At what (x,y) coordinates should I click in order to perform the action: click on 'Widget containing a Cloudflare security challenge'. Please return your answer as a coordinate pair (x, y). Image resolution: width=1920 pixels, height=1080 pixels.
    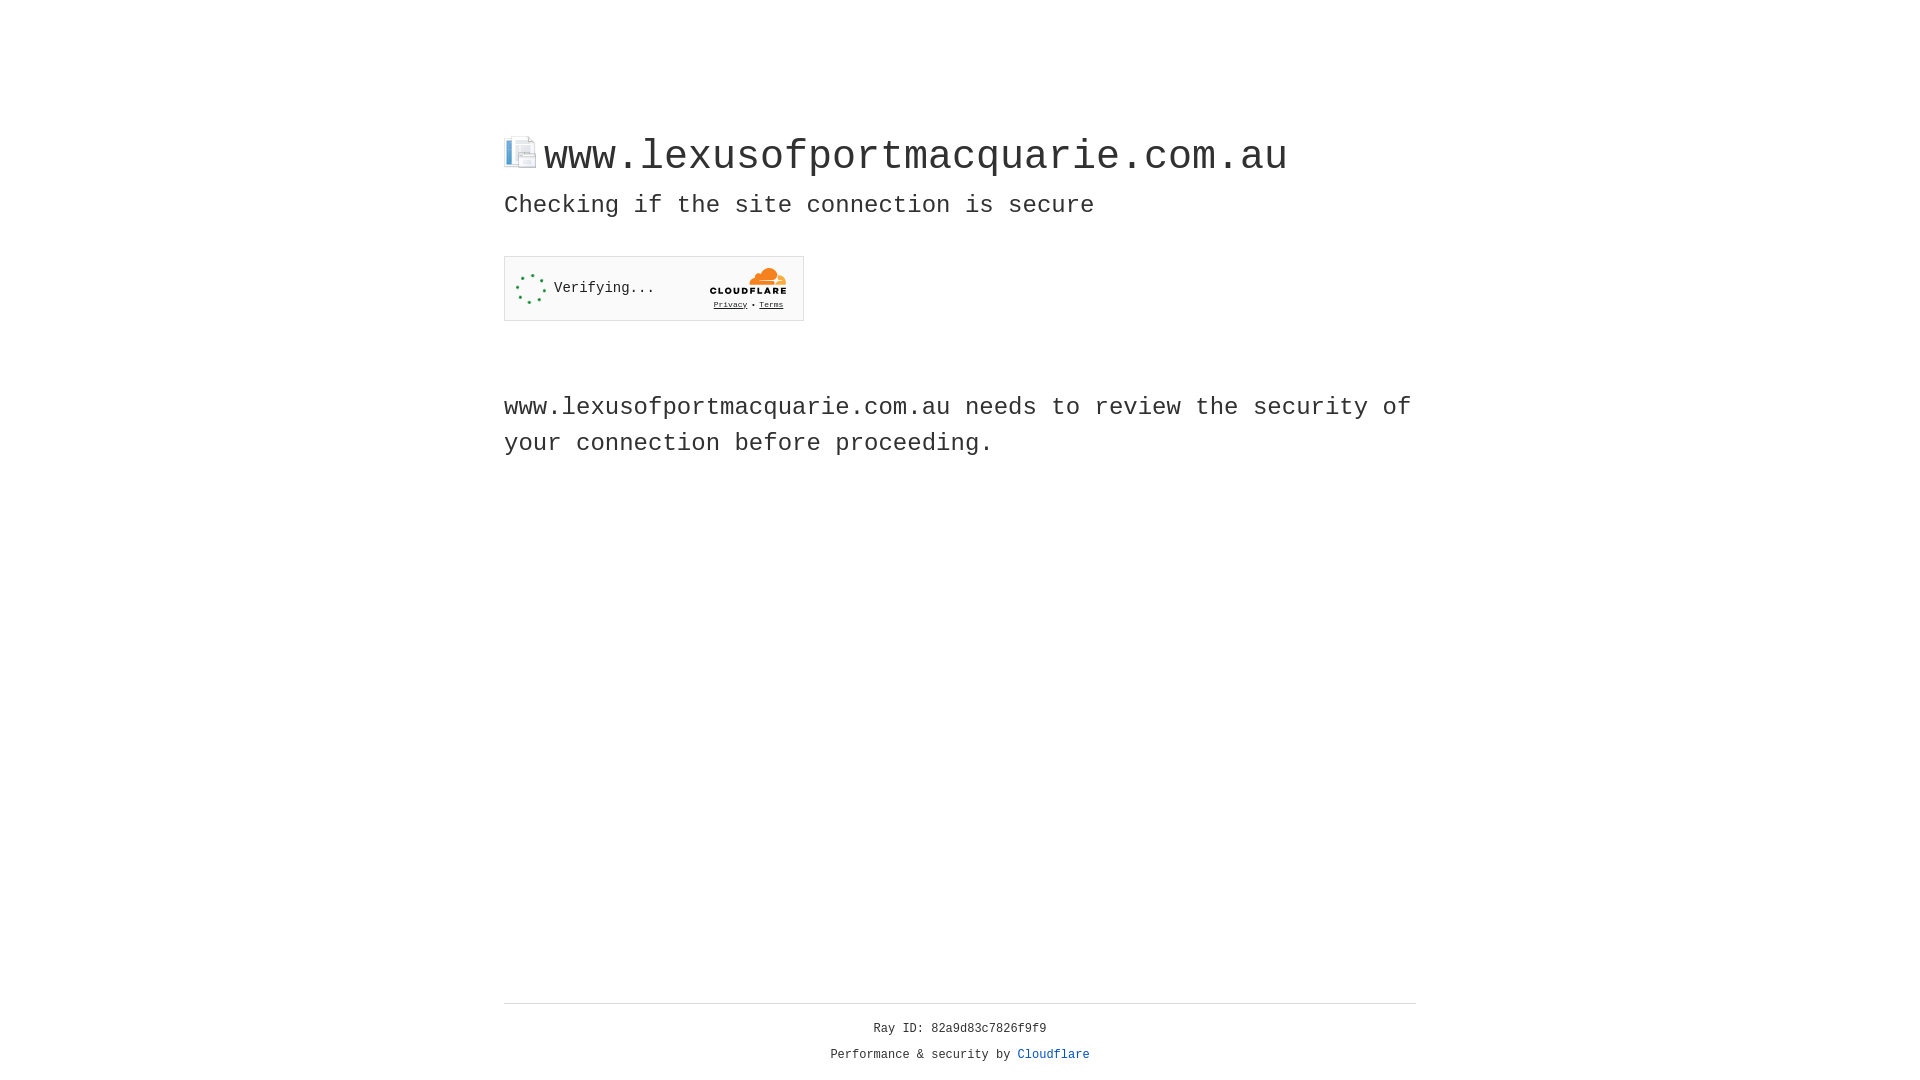
    Looking at the image, I should click on (653, 288).